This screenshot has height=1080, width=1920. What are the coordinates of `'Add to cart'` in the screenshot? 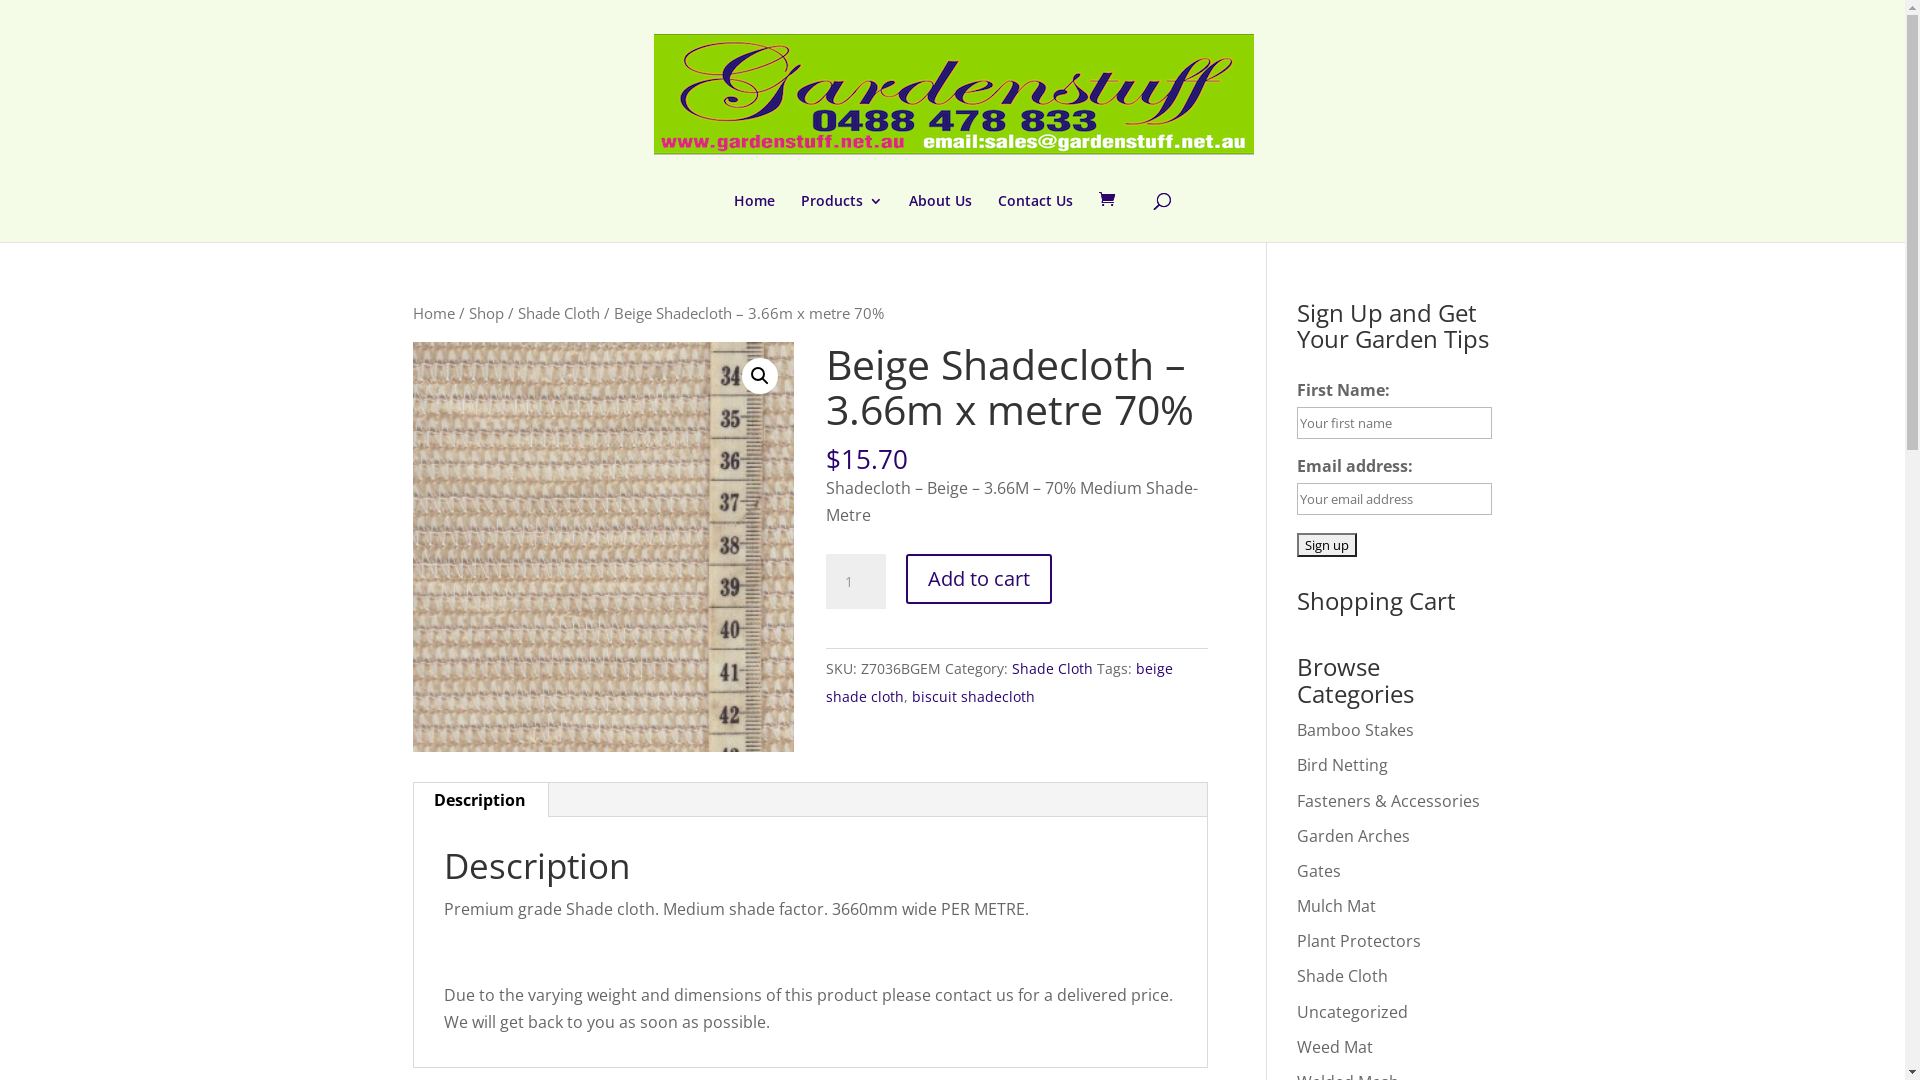 It's located at (979, 578).